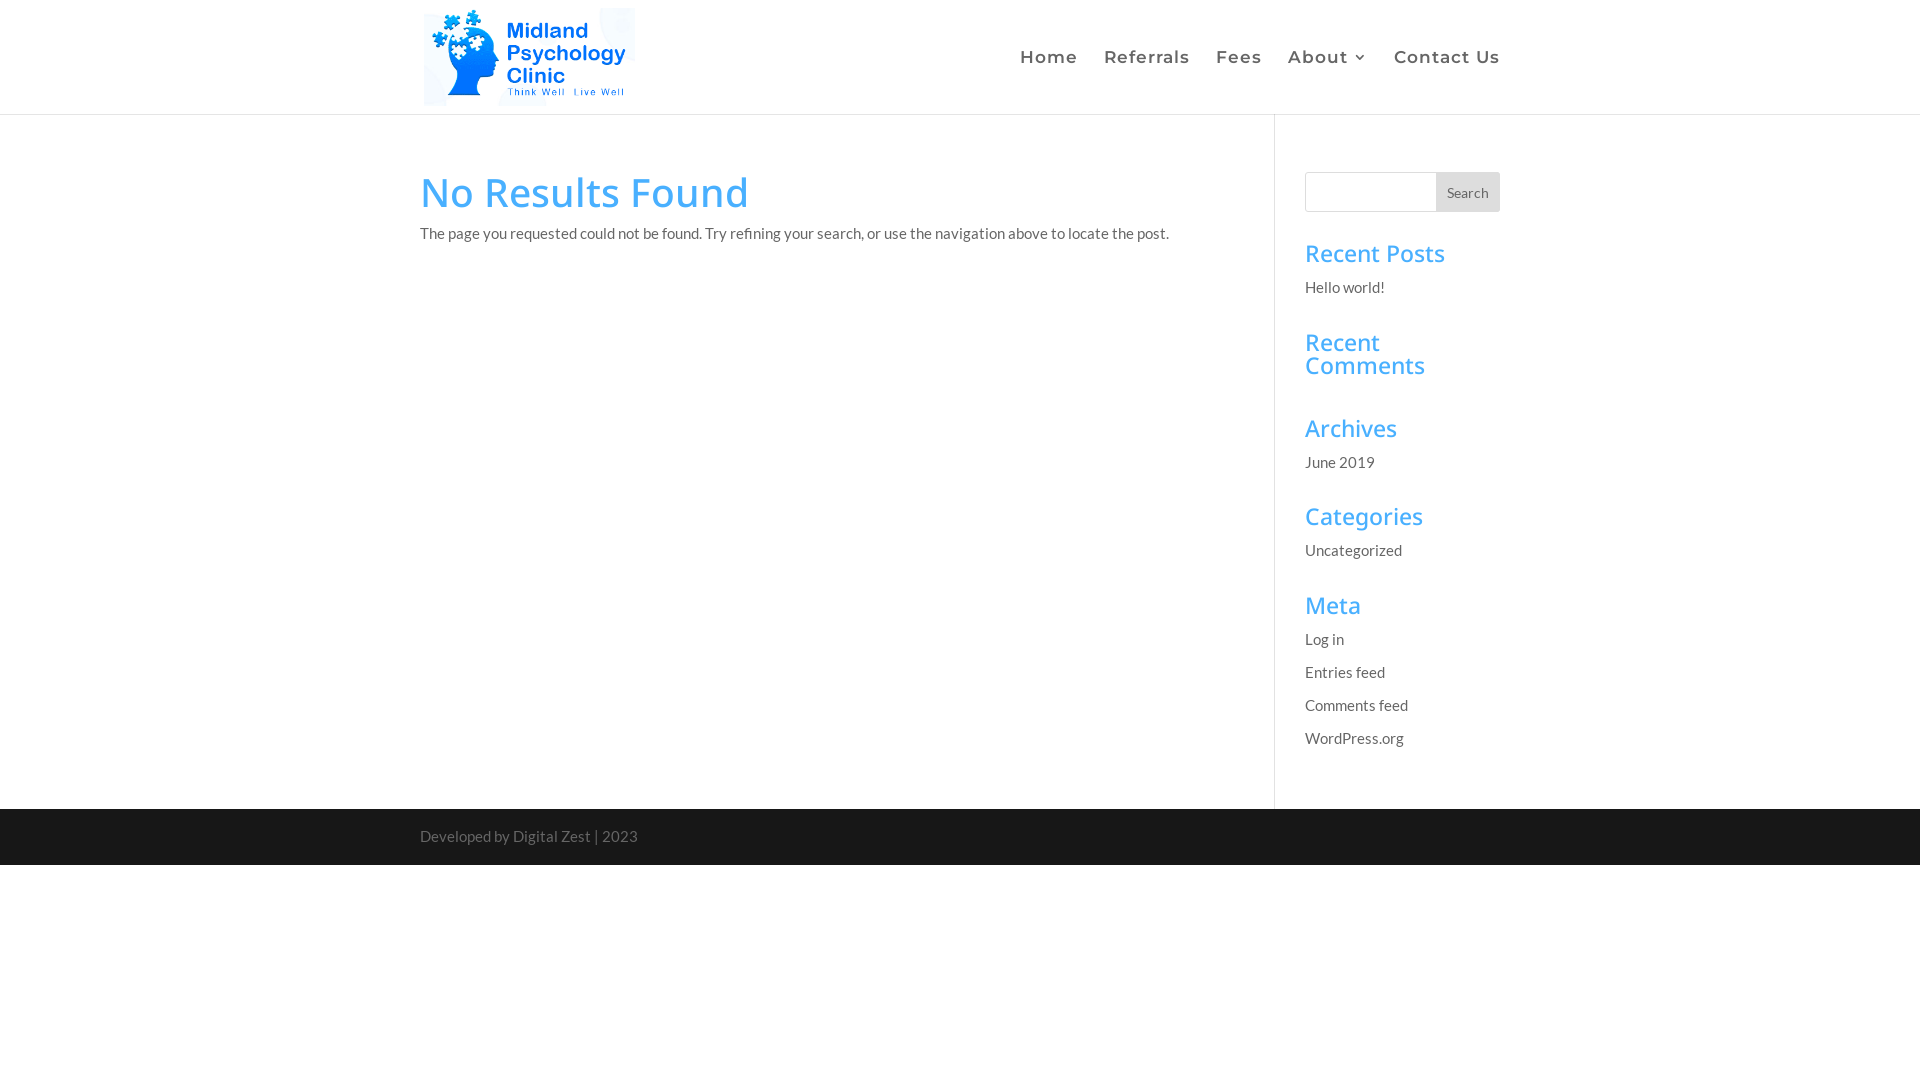 Image resolution: width=1920 pixels, height=1080 pixels. What do you see at coordinates (1147, 80) in the screenshot?
I see `'Referrals'` at bounding box center [1147, 80].